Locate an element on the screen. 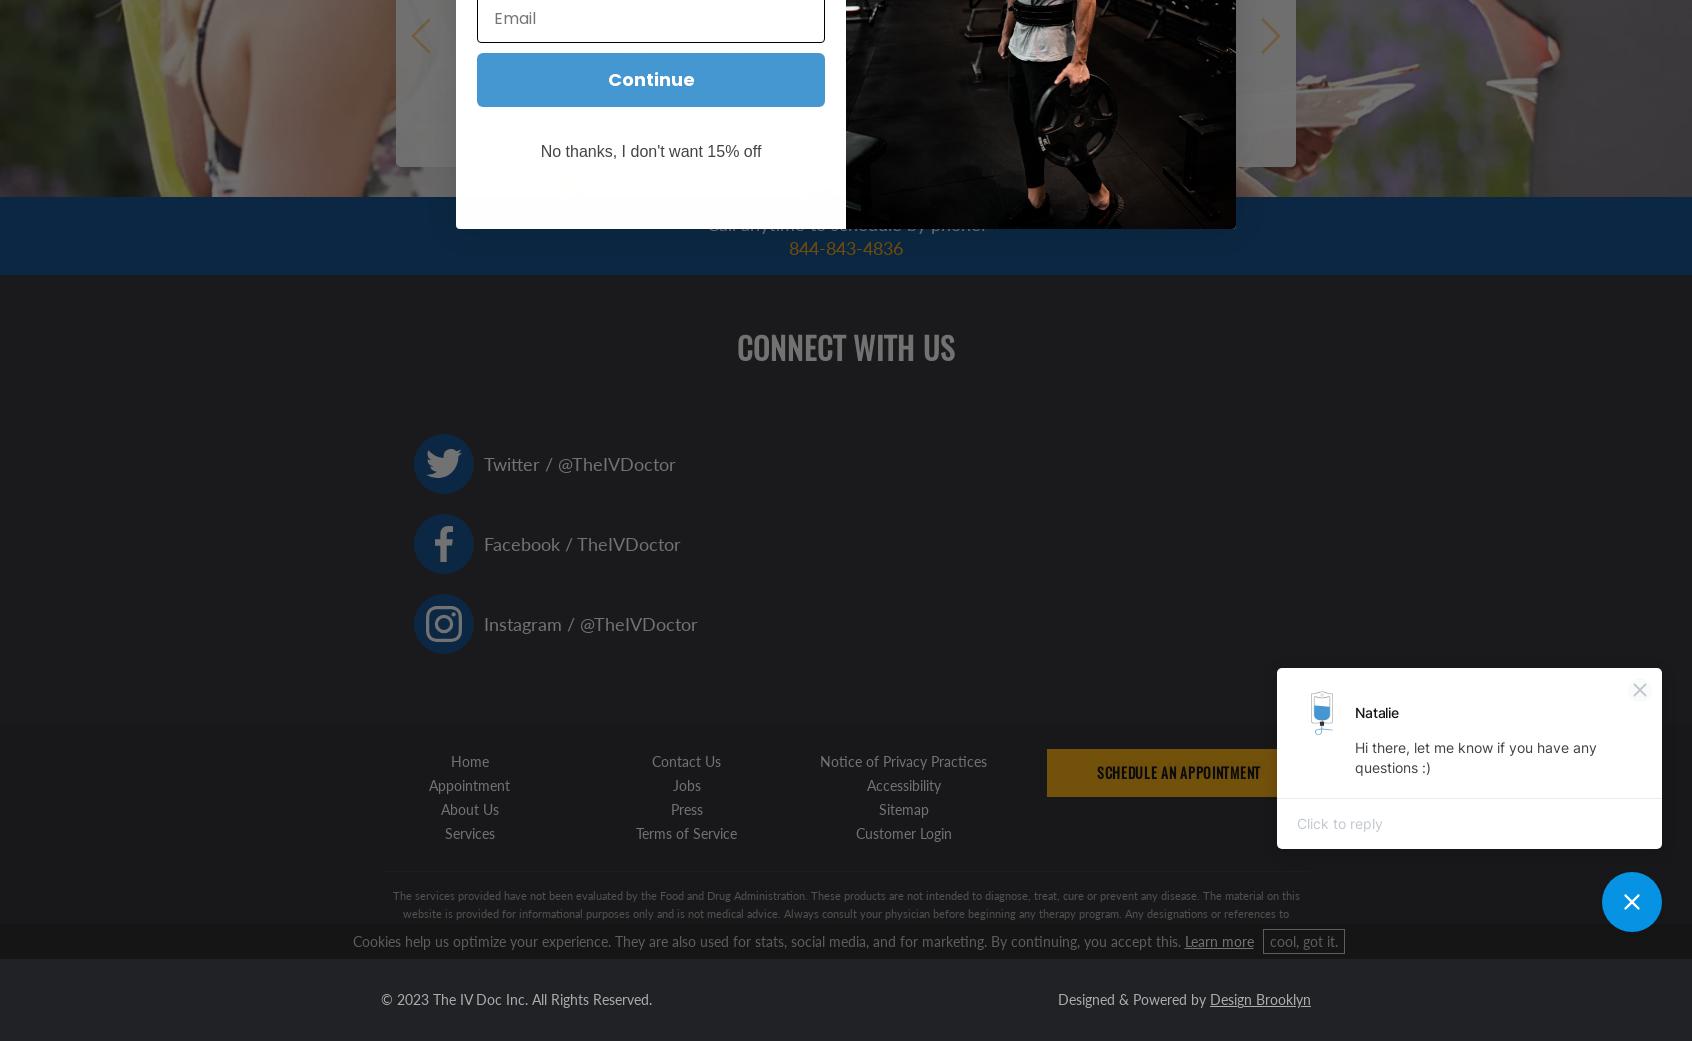 This screenshot has height=1041, width=1692. 'Customer Login' is located at coordinates (853, 831).